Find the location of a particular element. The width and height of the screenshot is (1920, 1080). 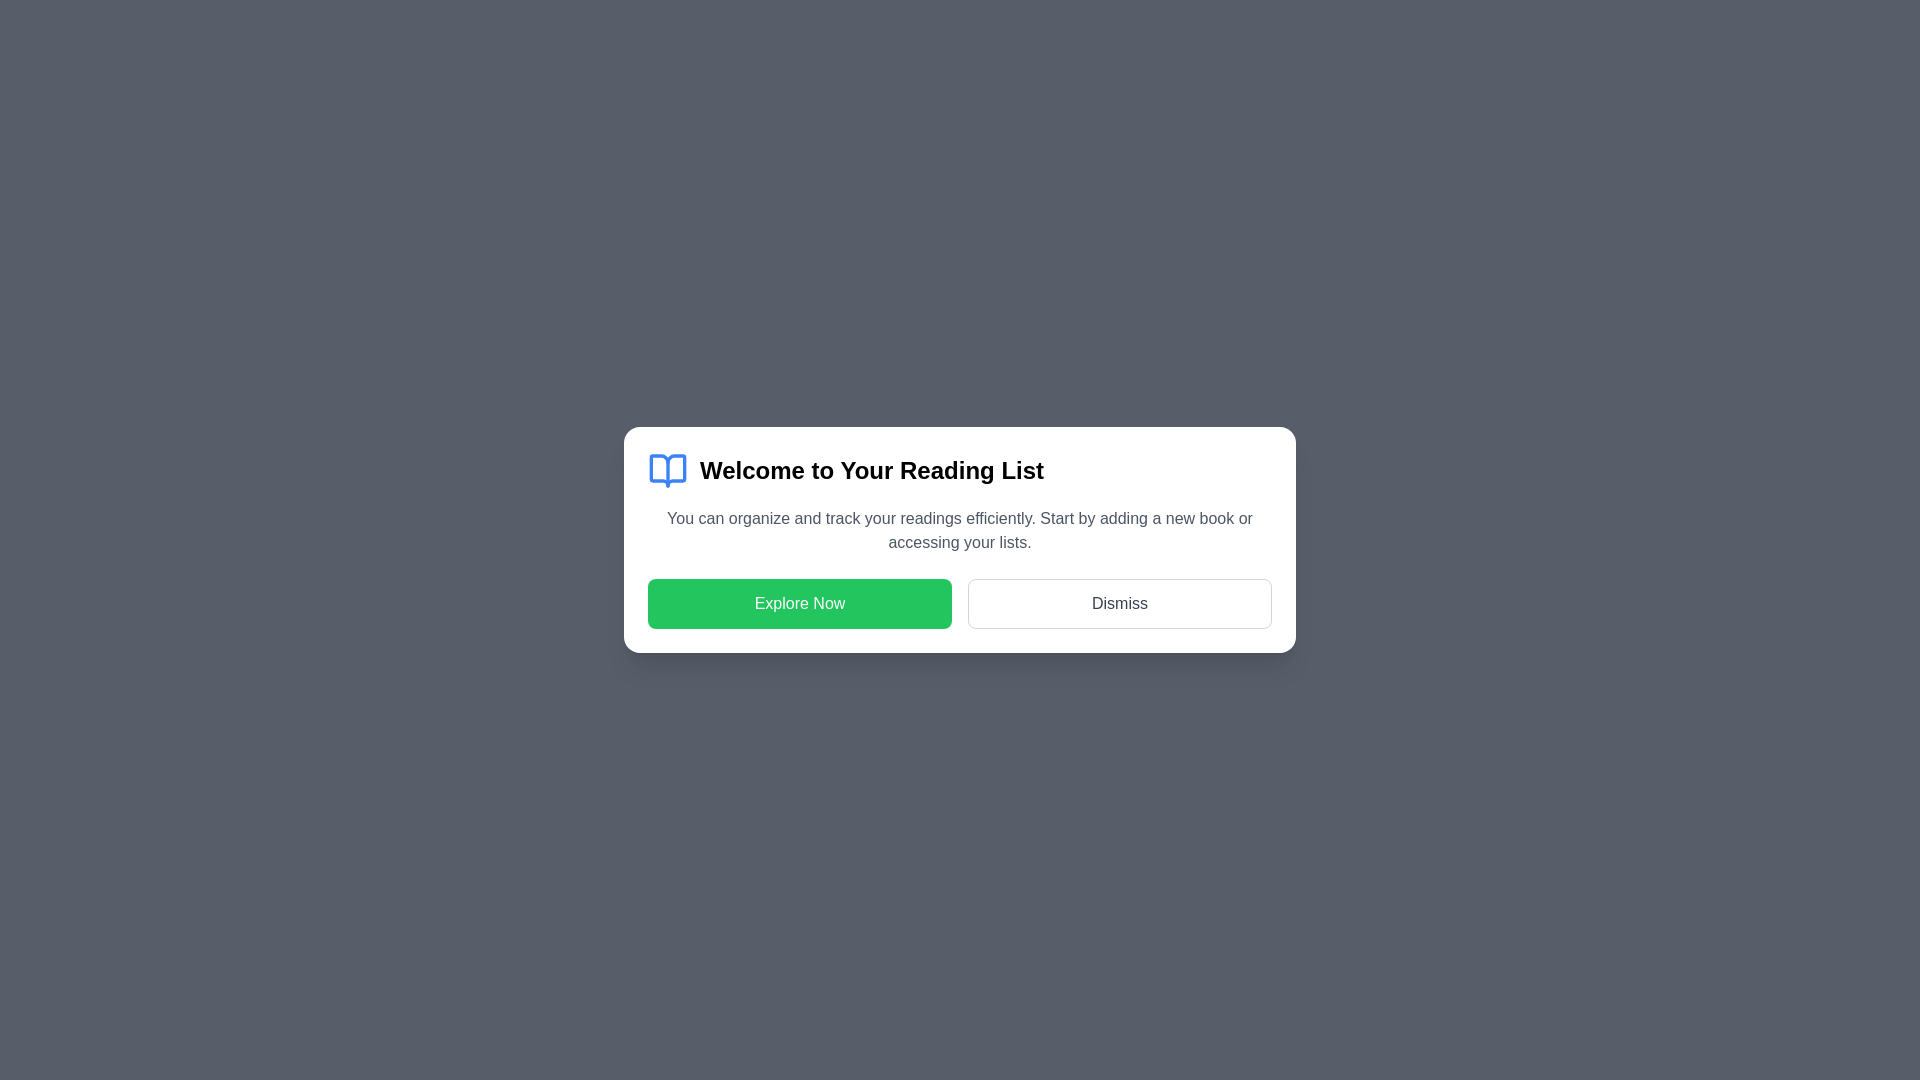

'Explore Now' button to initiate the explore functionality is located at coordinates (800, 603).